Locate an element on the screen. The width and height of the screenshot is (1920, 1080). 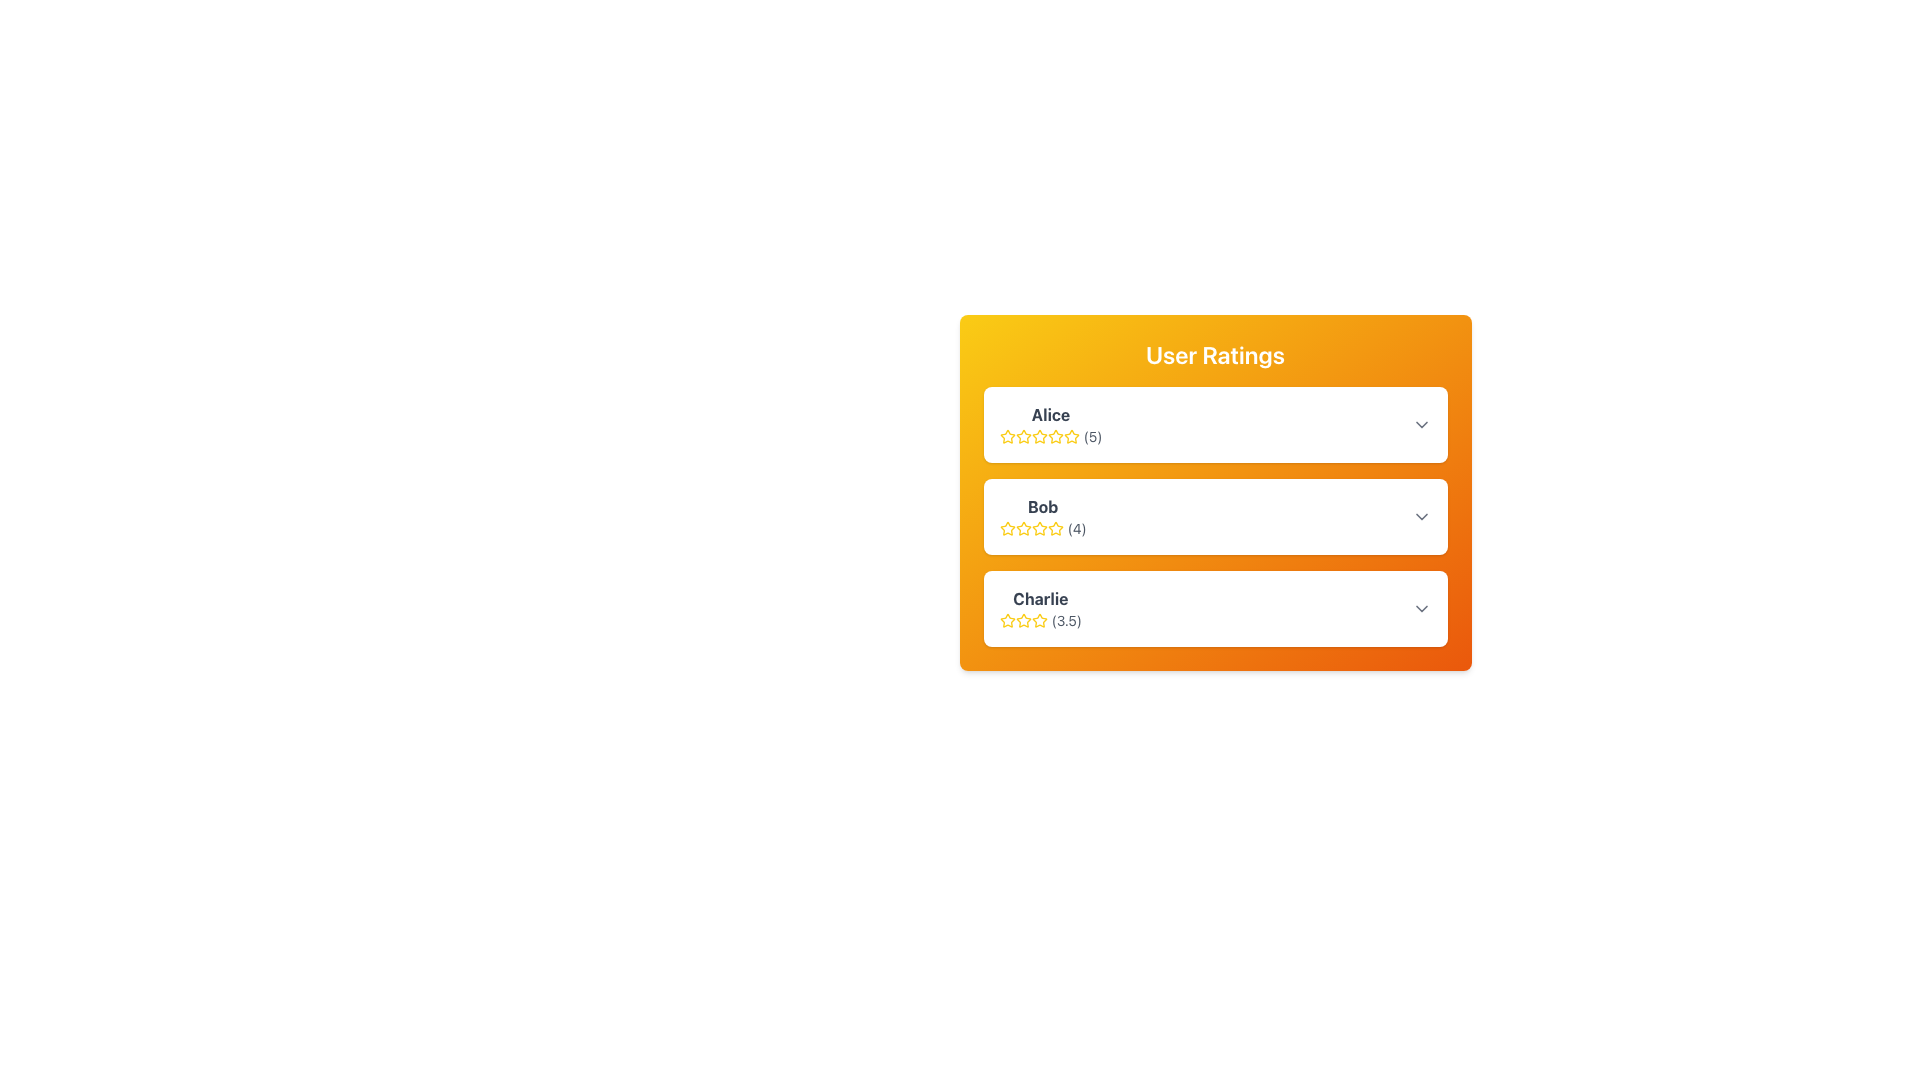
the first rating star icon is located at coordinates (1023, 435).